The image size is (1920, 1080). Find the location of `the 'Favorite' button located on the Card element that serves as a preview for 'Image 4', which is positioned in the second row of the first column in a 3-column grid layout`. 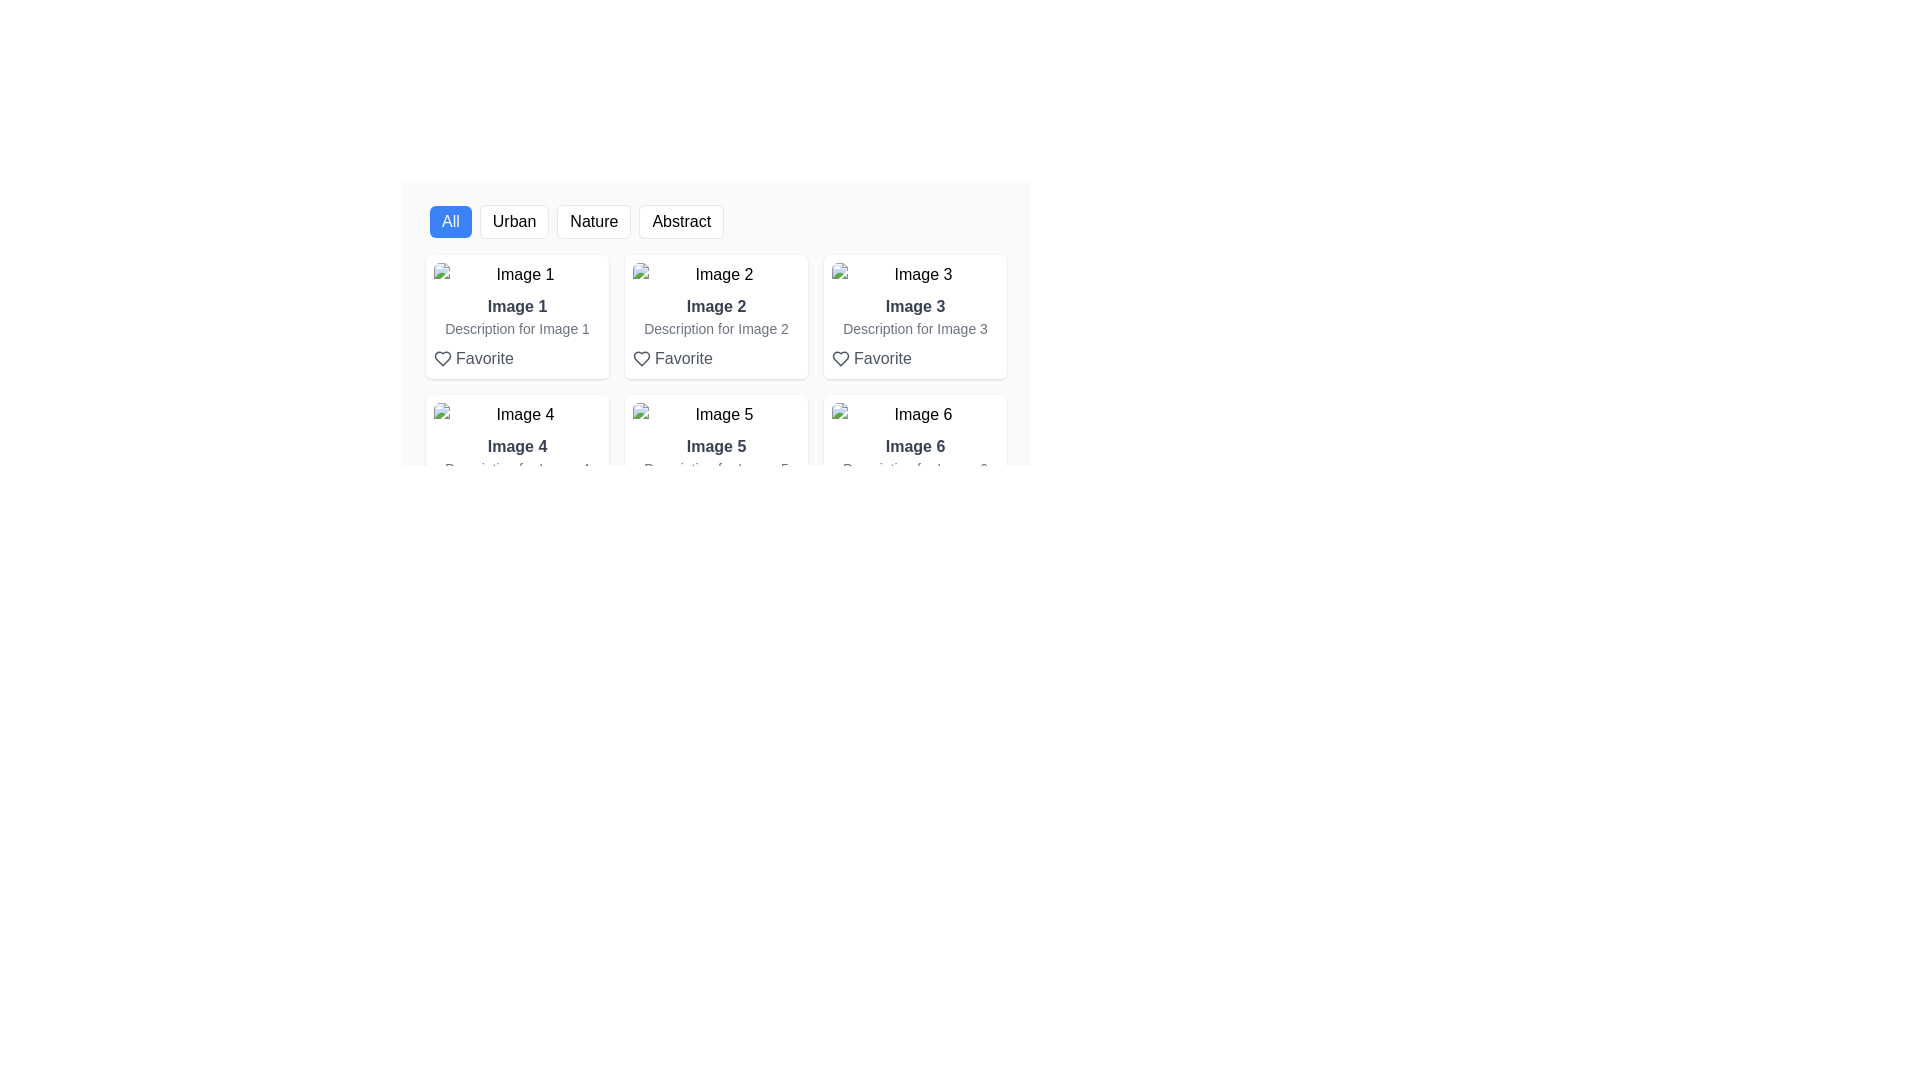

the 'Favorite' button located on the Card element that serves as a preview for 'Image 4', which is positioned in the second row of the first column in a 3-column grid layout is located at coordinates (517, 456).